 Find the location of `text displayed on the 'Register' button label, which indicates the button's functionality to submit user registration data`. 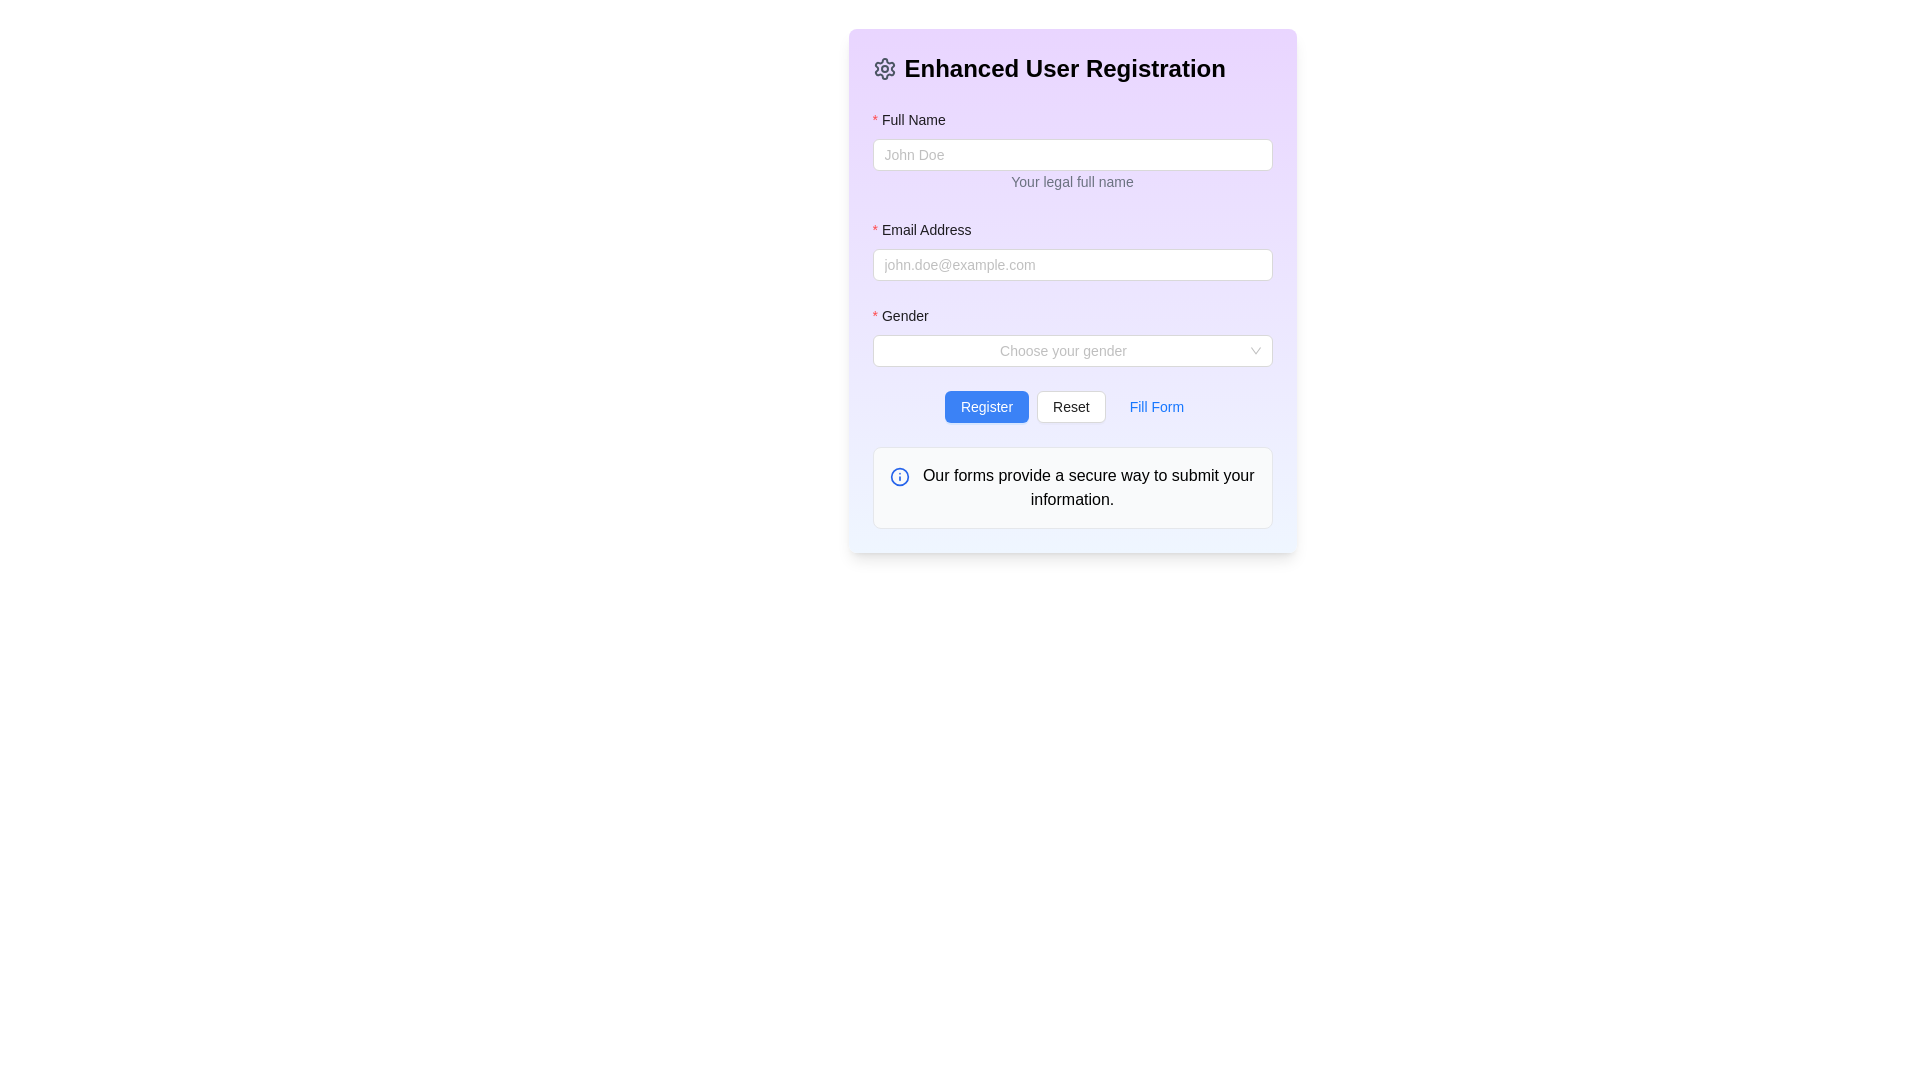

text displayed on the 'Register' button label, which indicates the button's functionality to submit user registration data is located at coordinates (987, 406).